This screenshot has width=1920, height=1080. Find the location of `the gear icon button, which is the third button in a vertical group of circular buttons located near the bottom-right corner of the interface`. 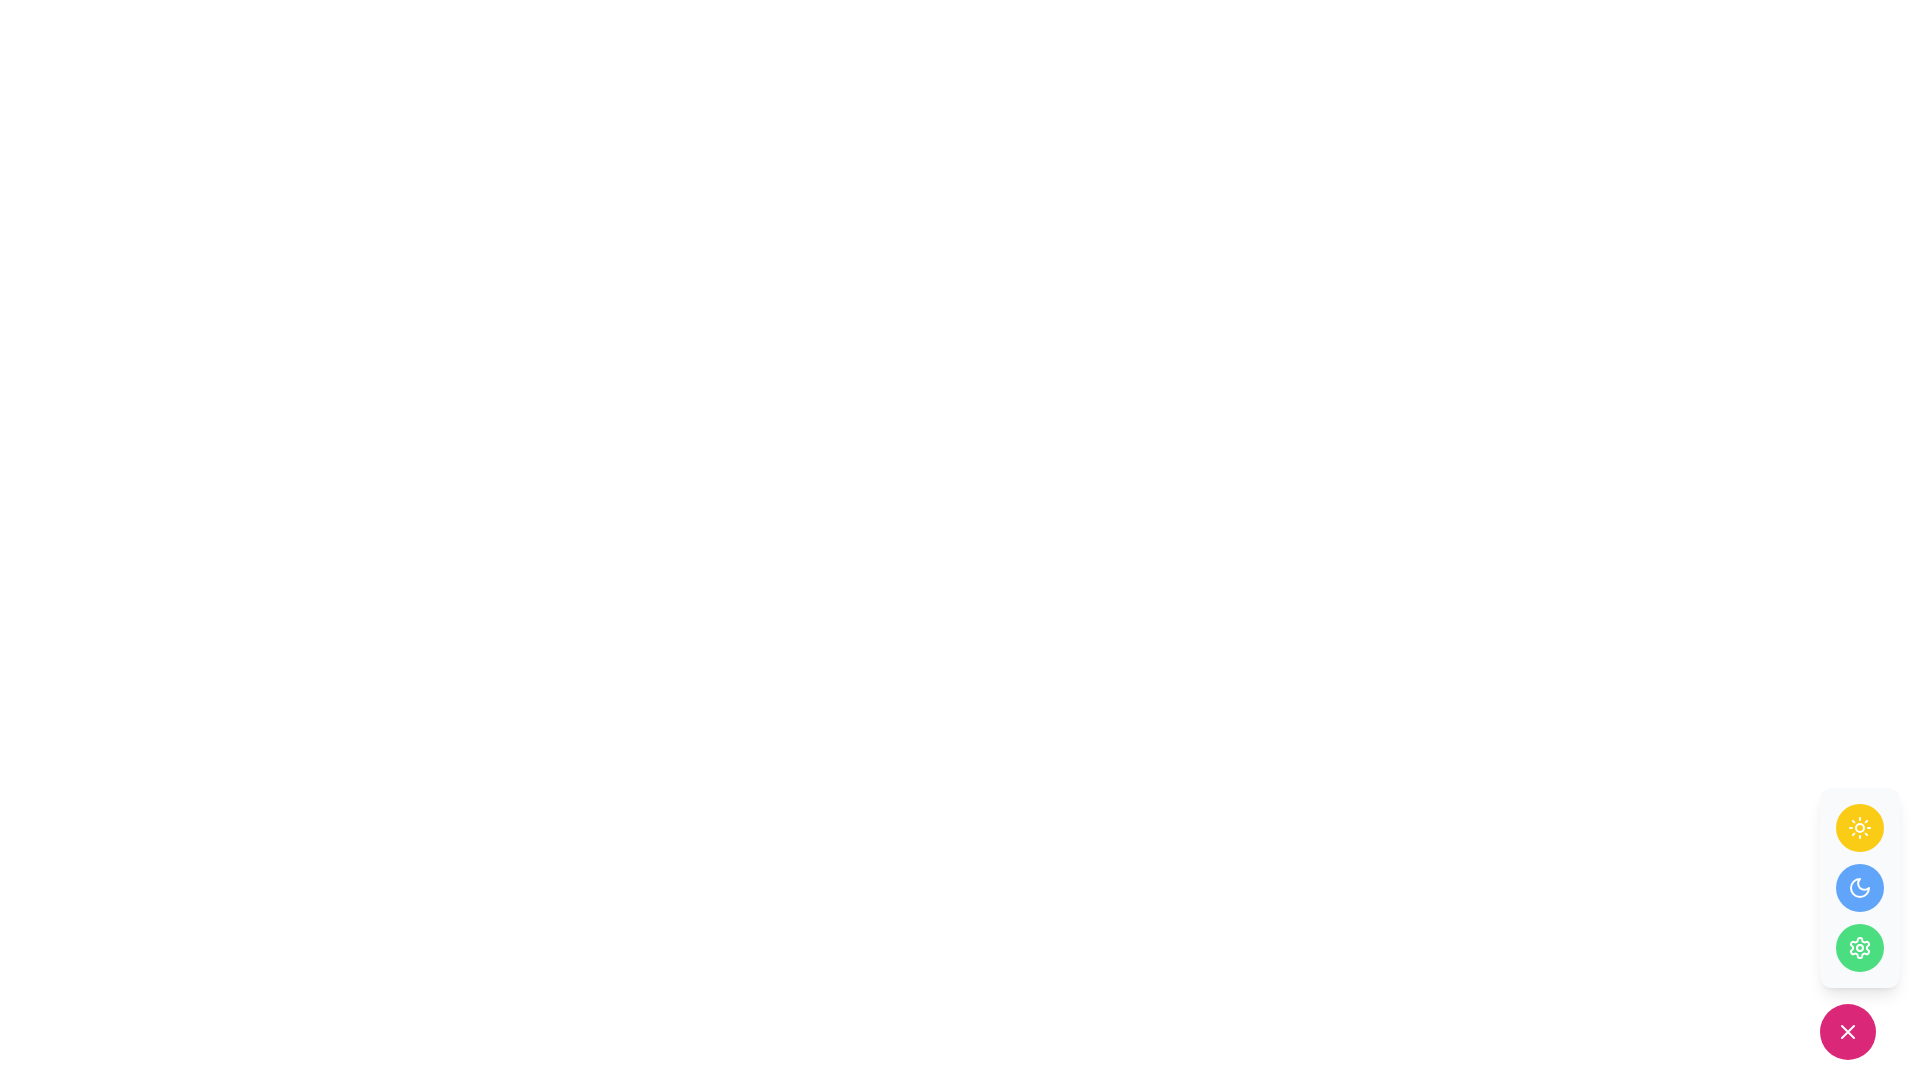

the gear icon button, which is the third button in a vertical group of circular buttons located near the bottom-right corner of the interface is located at coordinates (1859, 947).